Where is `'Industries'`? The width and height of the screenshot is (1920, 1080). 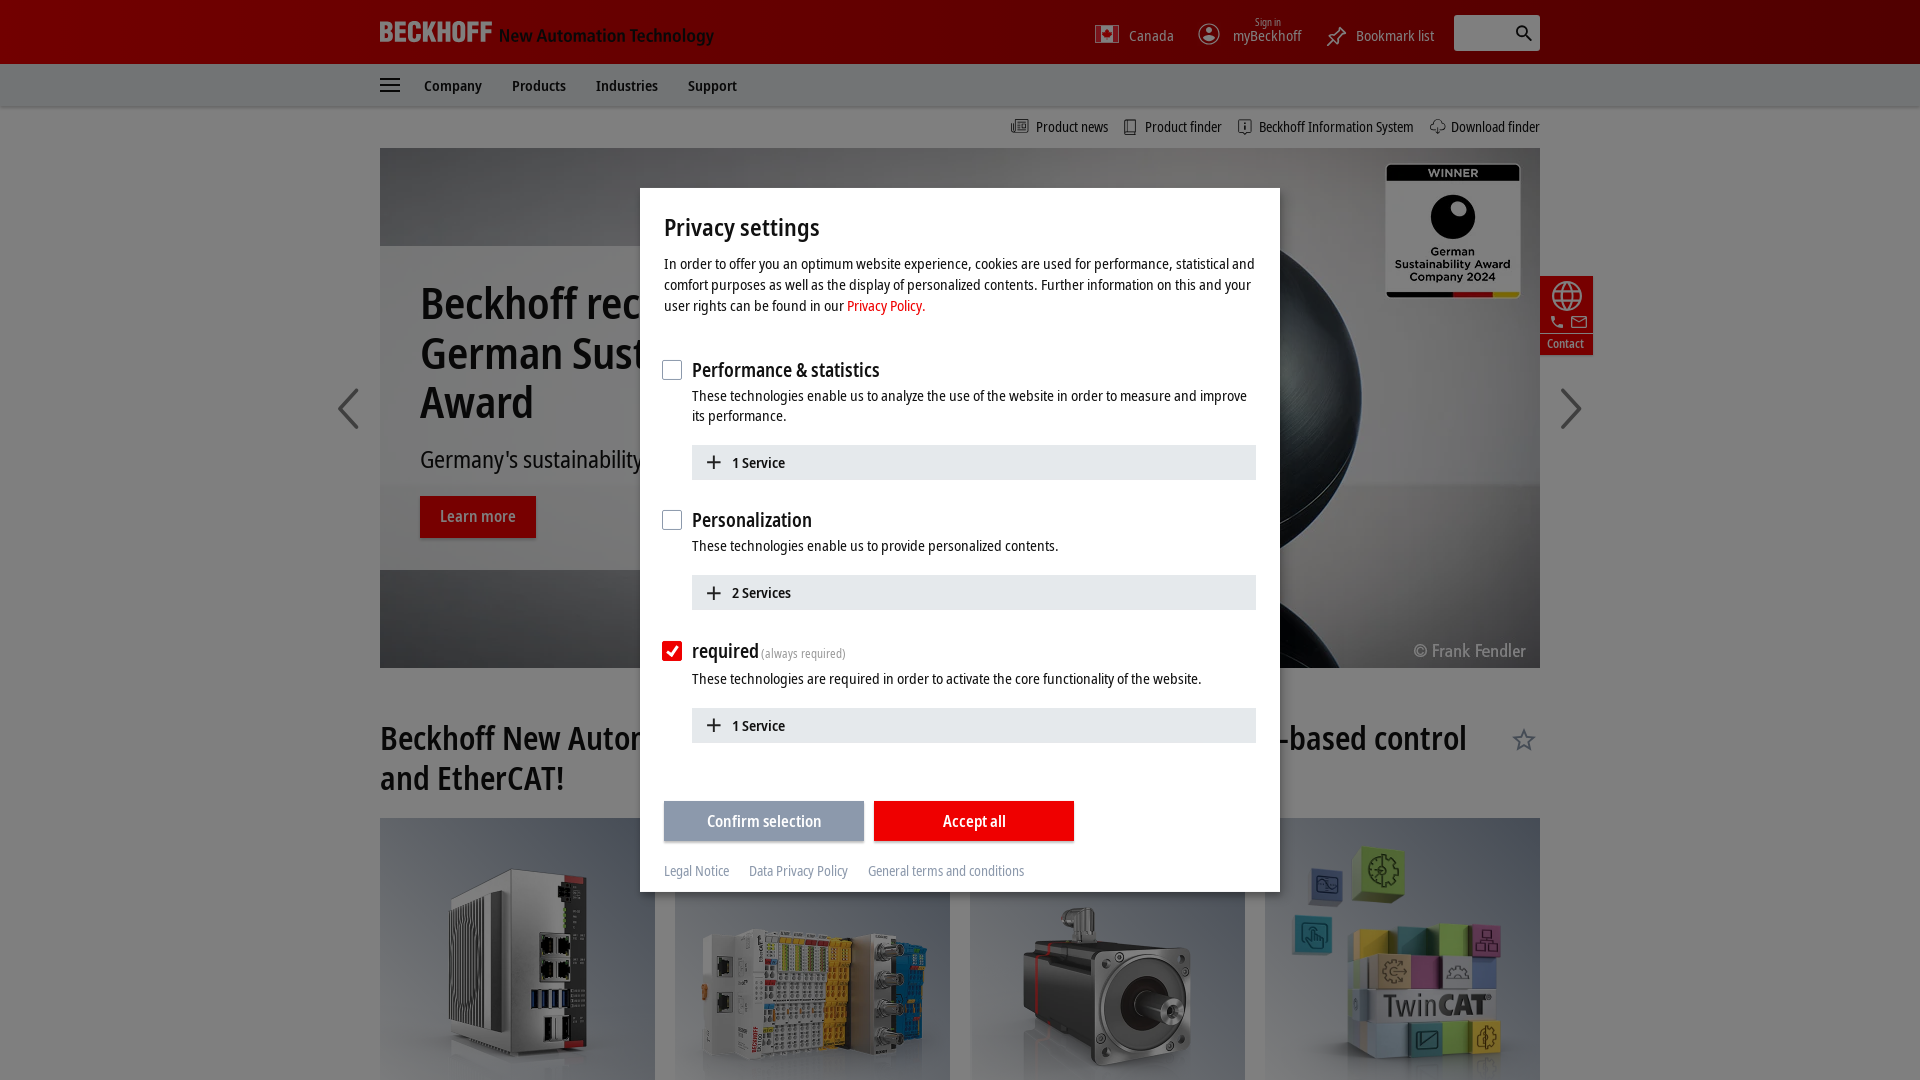
'Industries' is located at coordinates (626, 83).